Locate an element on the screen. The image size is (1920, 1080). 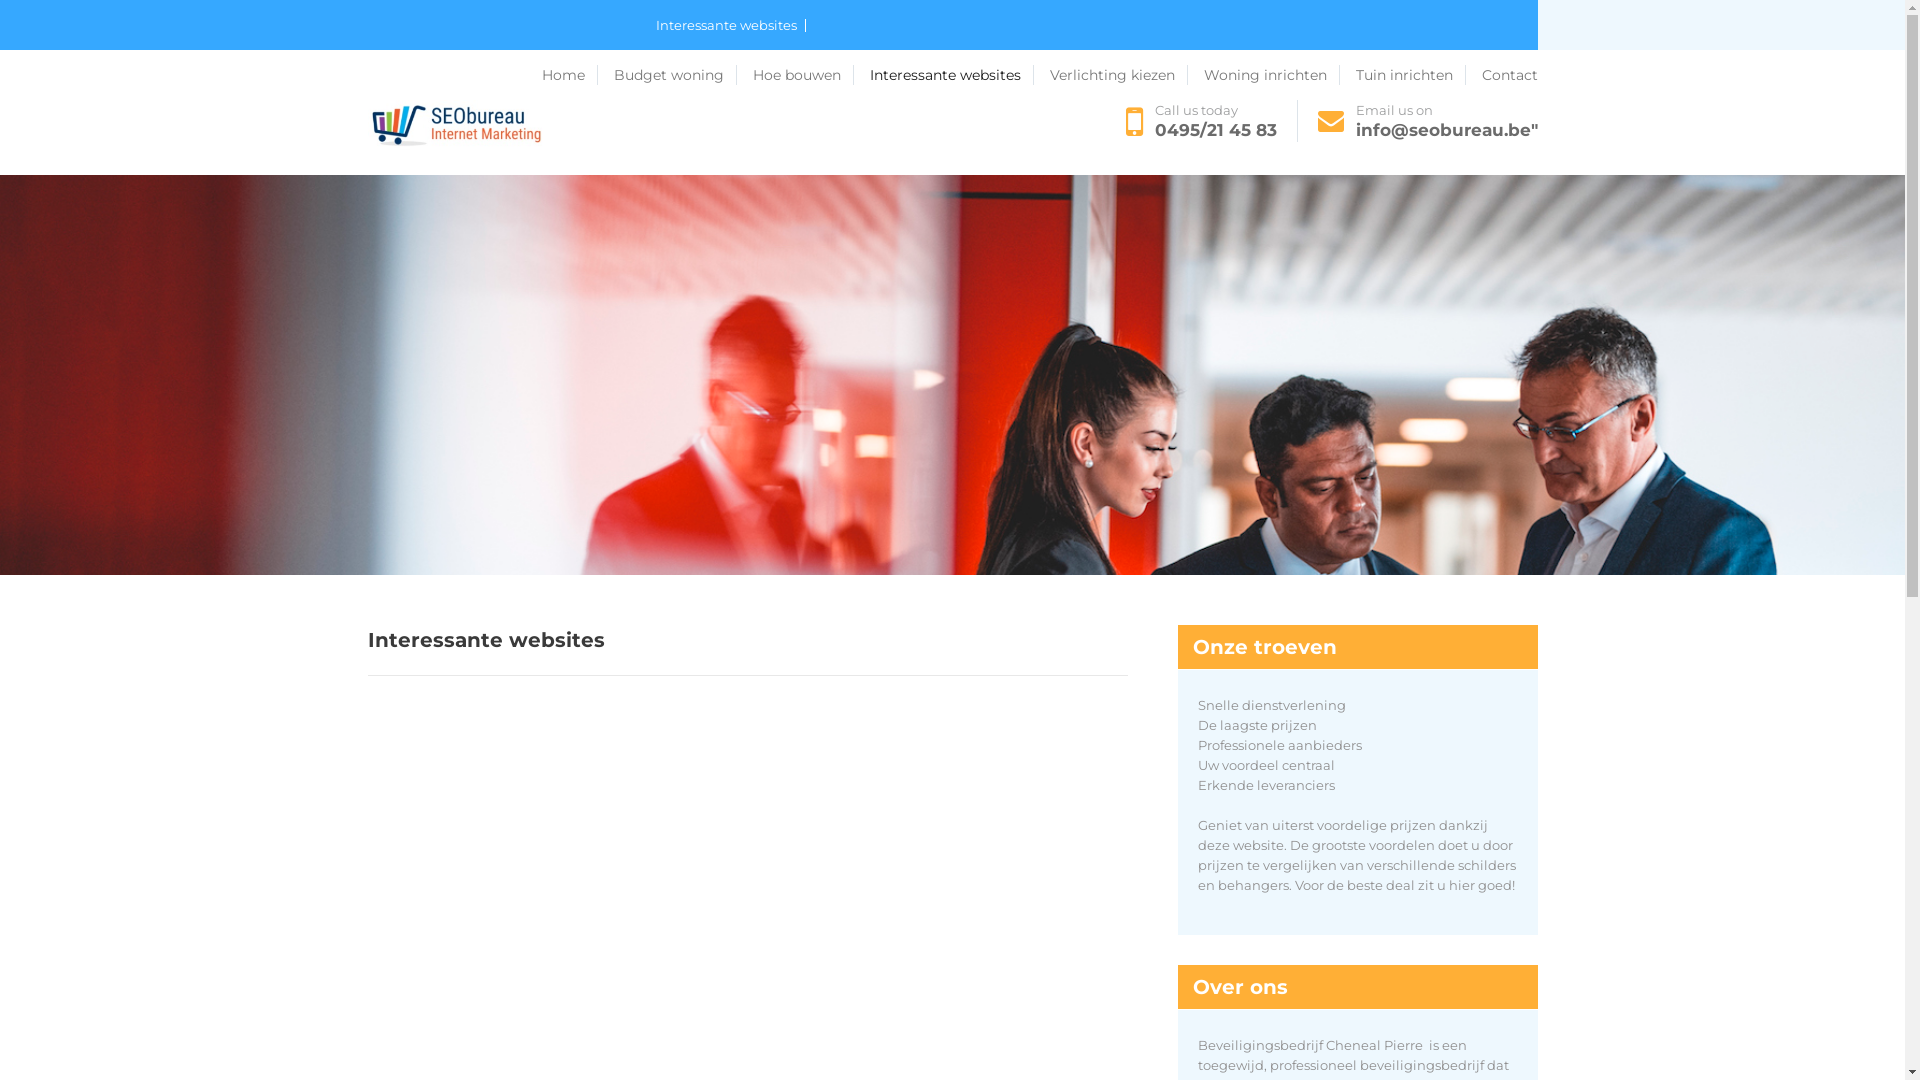
'Contact' is located at coordinates (1510, 73).